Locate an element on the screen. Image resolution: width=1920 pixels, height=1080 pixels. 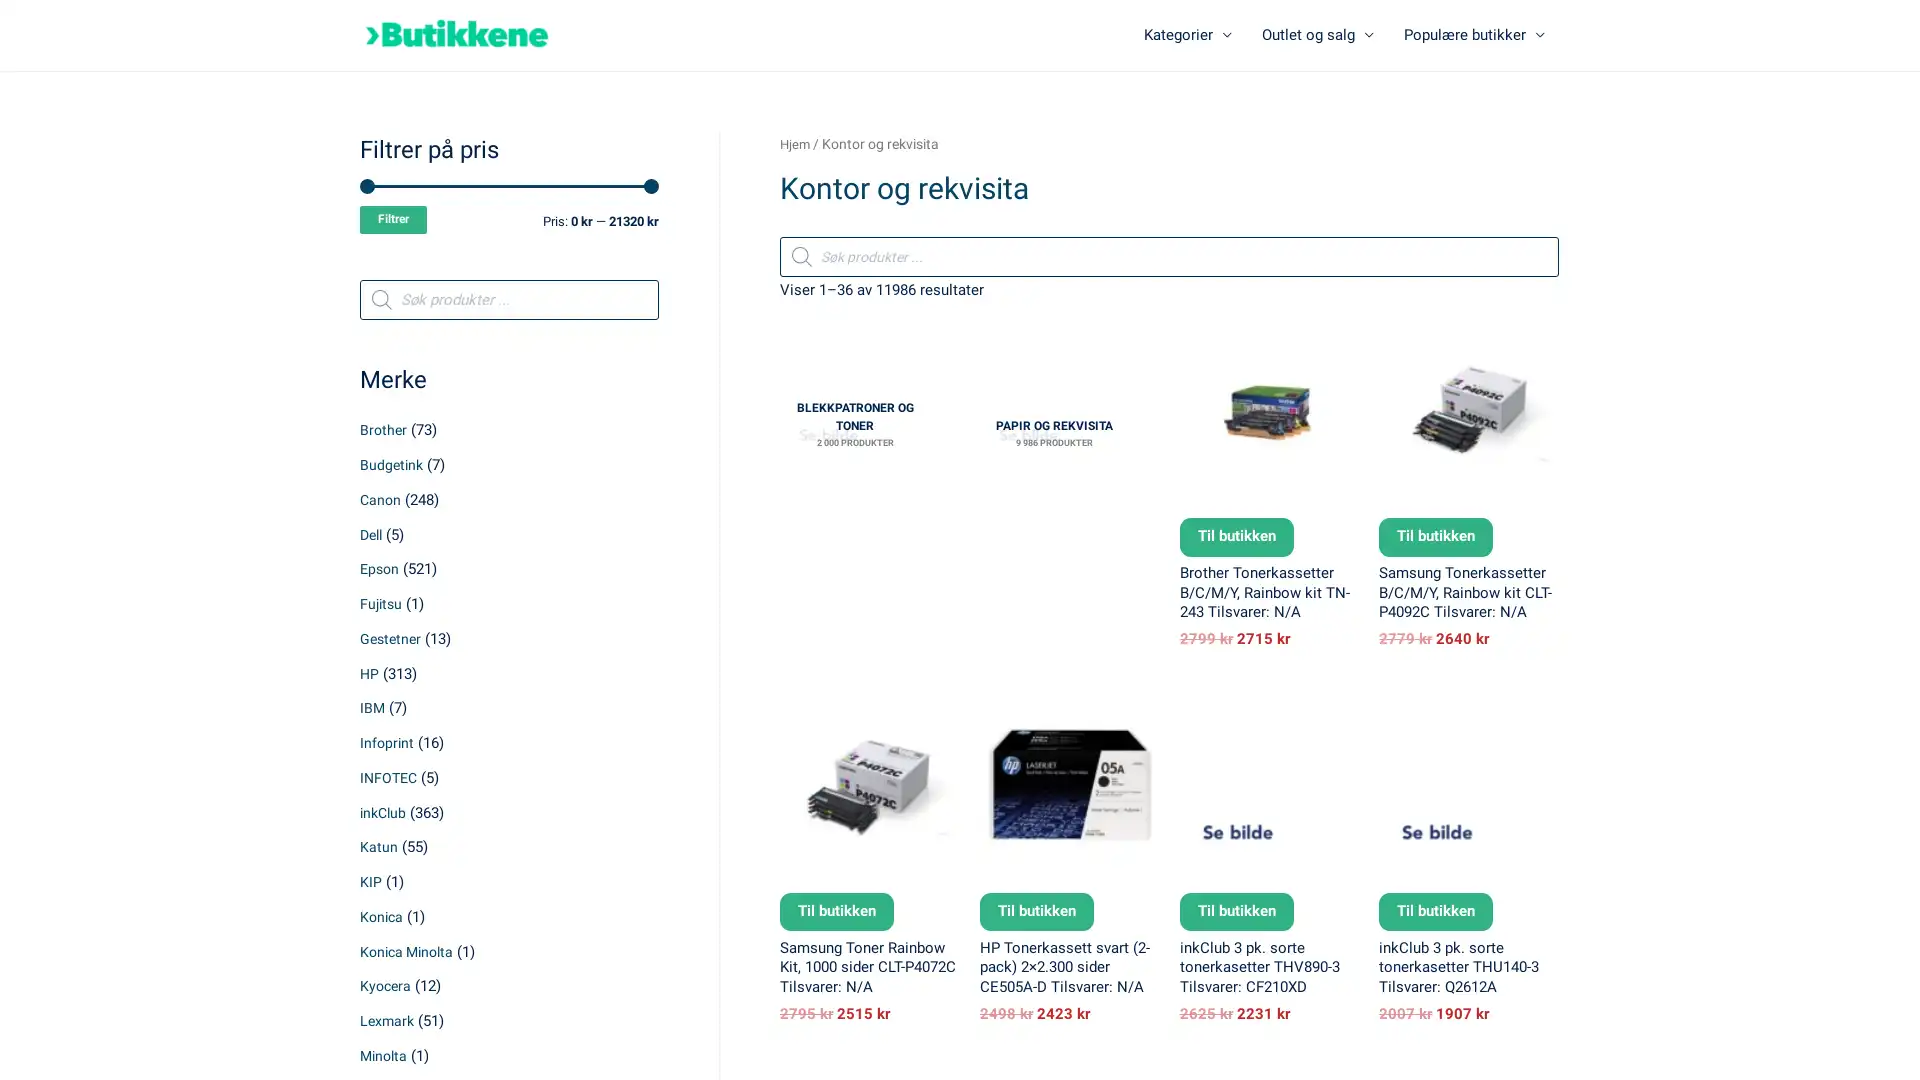
Filtrer is located at coordinates (393, 222).